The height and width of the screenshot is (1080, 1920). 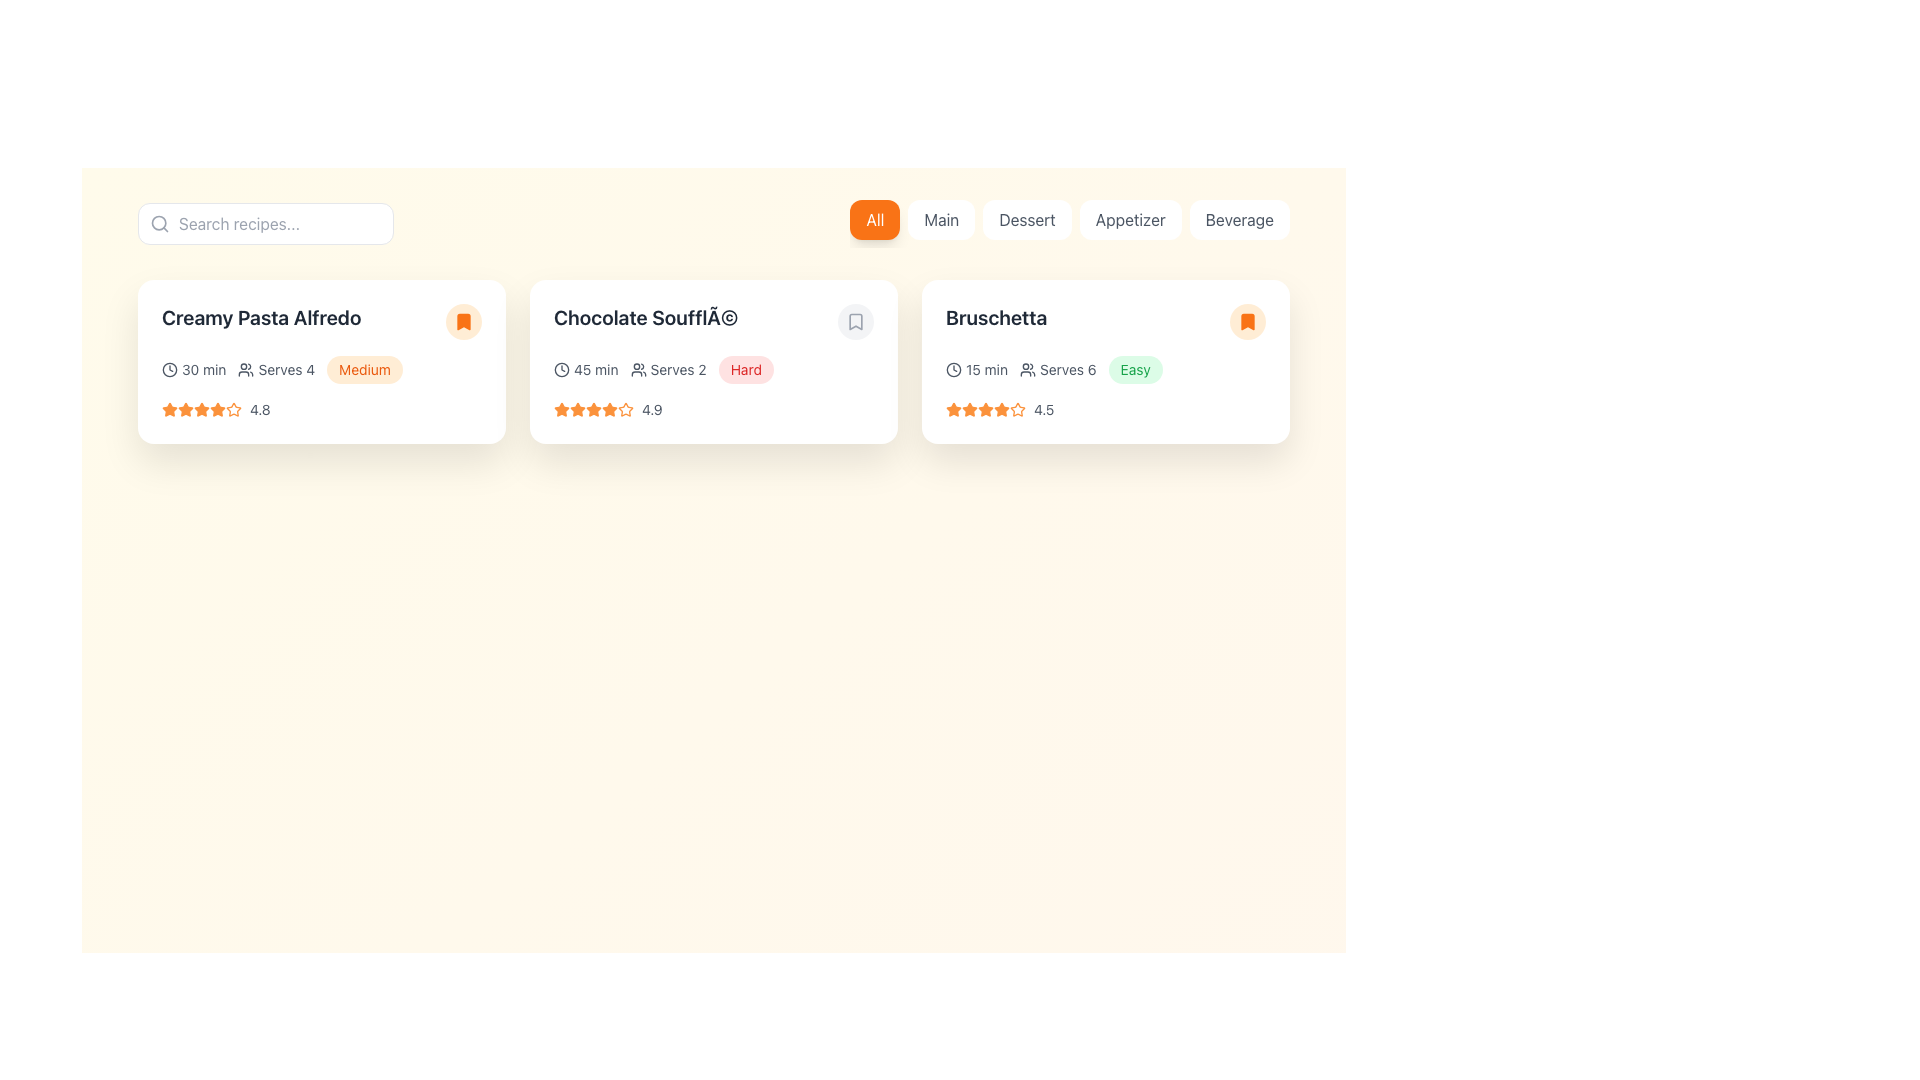 I want to click on the third star in the five-star rating system of the 'Chocolate Soufflé' card, so click(x=593, y=408).